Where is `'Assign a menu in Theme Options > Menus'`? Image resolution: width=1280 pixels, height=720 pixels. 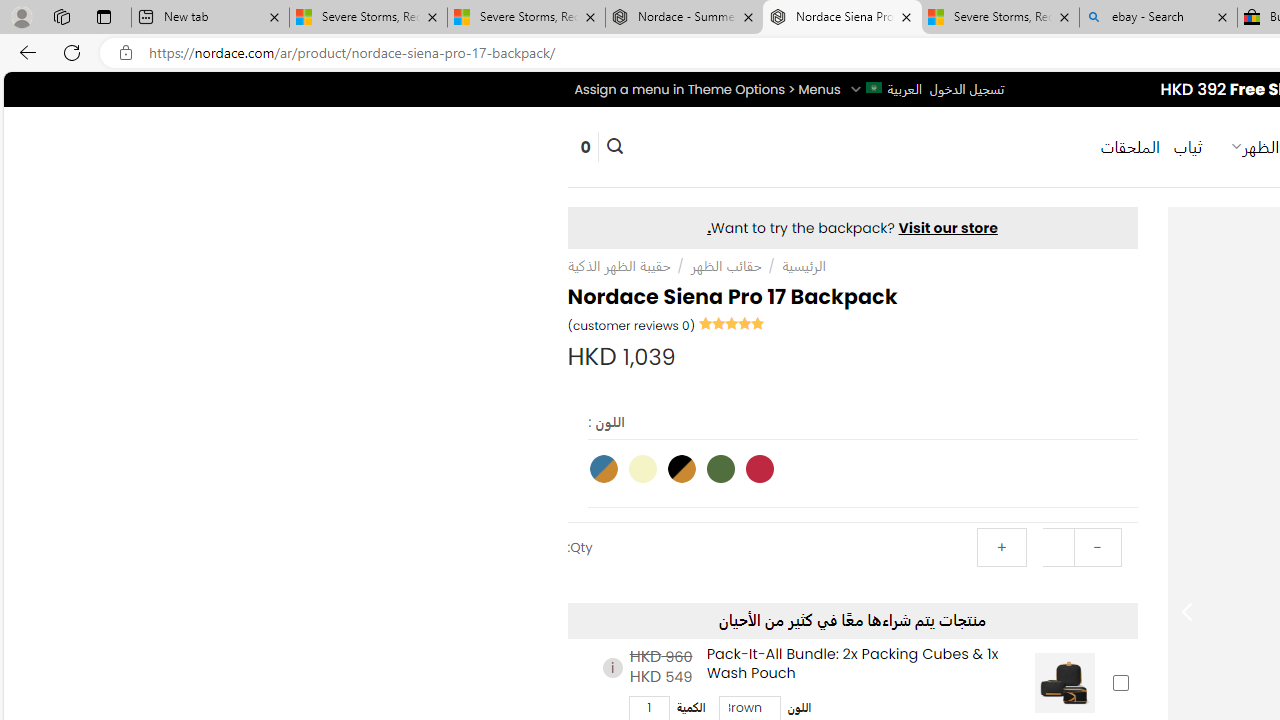
'Assign a menu in Theme Options > Menus' is located at coordinates (707, 88).